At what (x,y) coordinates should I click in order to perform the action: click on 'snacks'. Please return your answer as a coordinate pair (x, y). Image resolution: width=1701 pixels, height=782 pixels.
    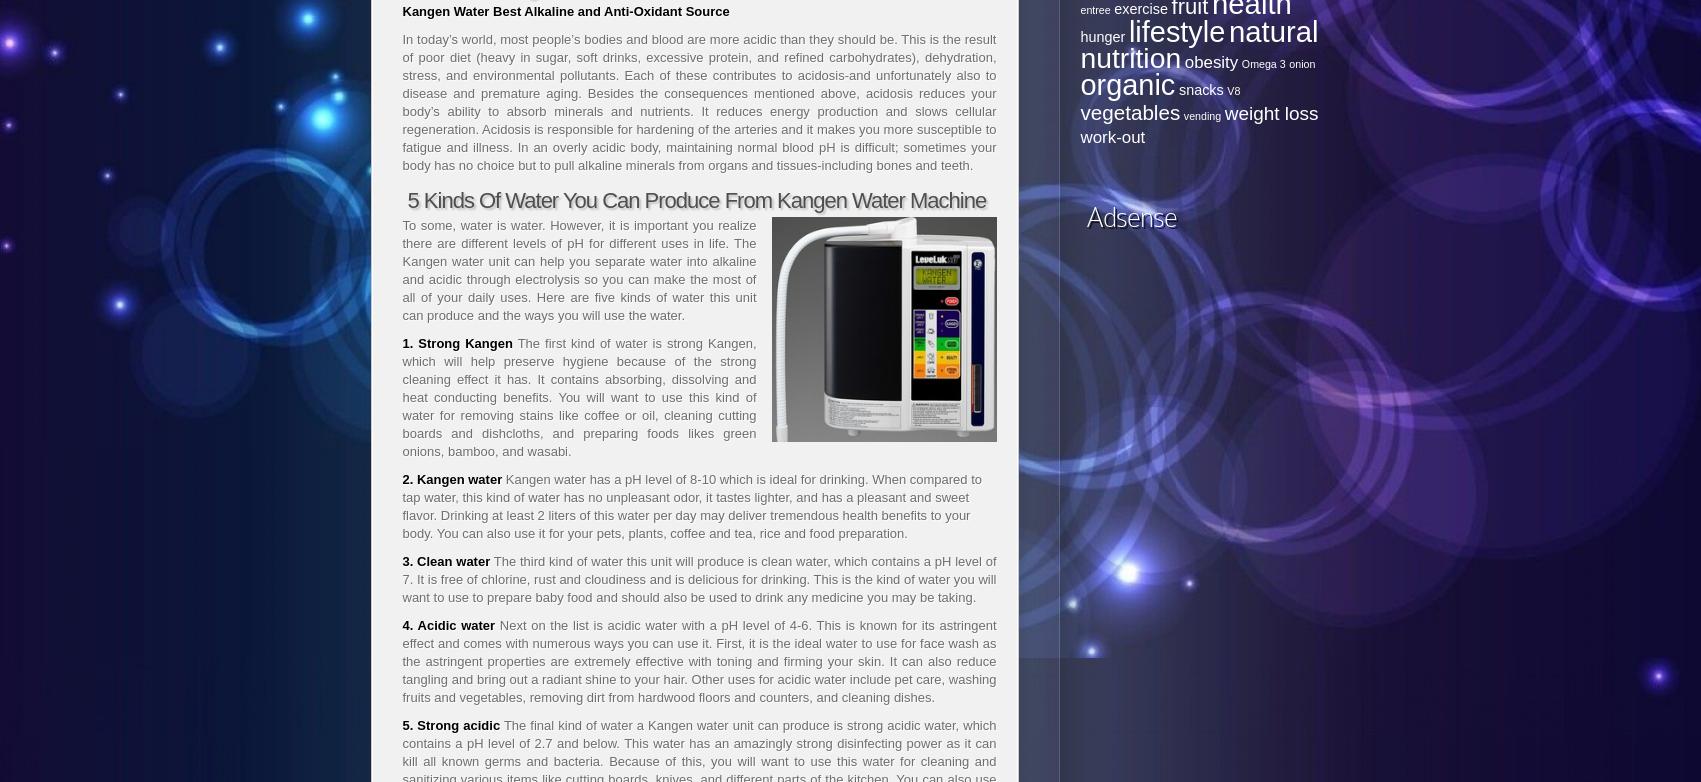
    Looking at the image, I should click on (1199, 90).